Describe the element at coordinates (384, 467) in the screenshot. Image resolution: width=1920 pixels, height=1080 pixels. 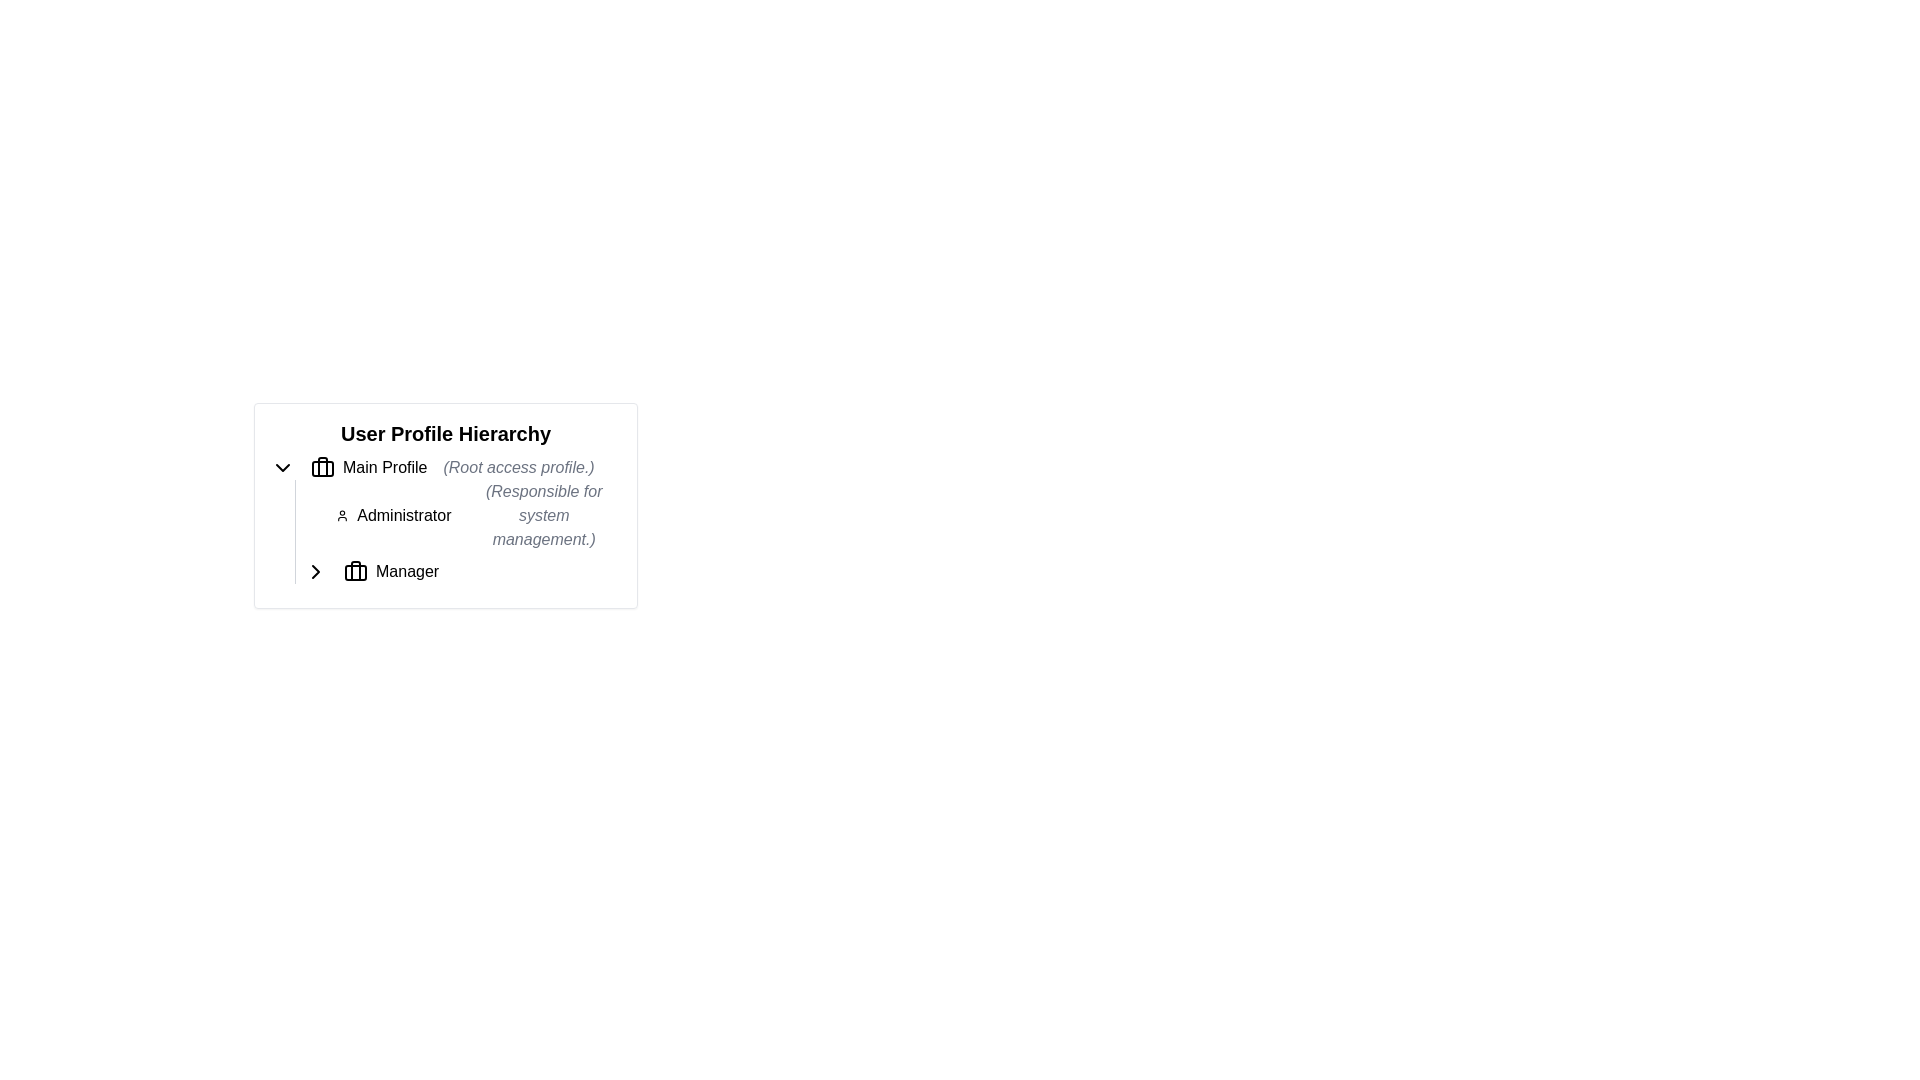
I see `the Text Label indicating the main profile with root access, which is positioned under 'User Profile Hierarchy' with a briefcase icon on the left and italic text '(Root access profile.)' on the right` at that location.